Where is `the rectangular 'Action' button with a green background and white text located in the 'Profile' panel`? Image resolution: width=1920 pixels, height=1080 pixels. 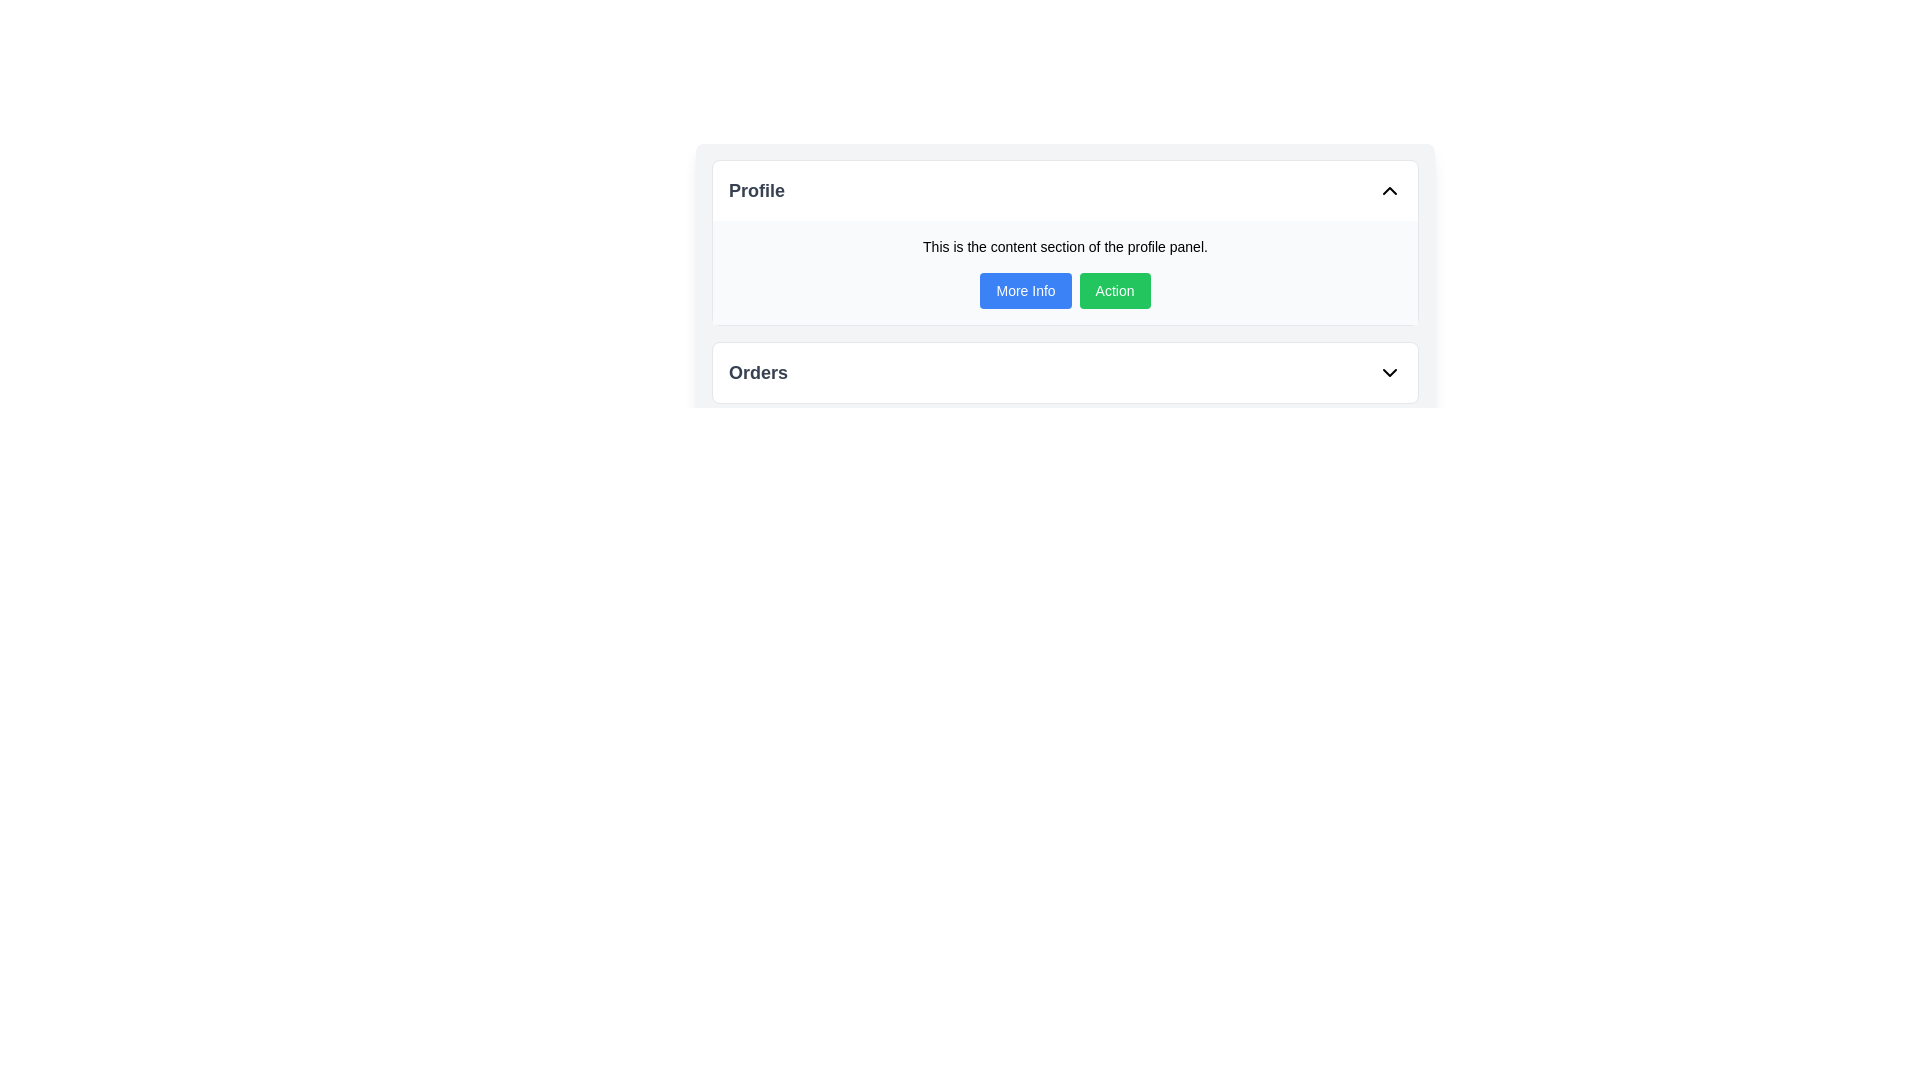
the rectangular 'Action' button with a green background and white text located in the 'Profile' panel is located at coordinates (1114, 290).